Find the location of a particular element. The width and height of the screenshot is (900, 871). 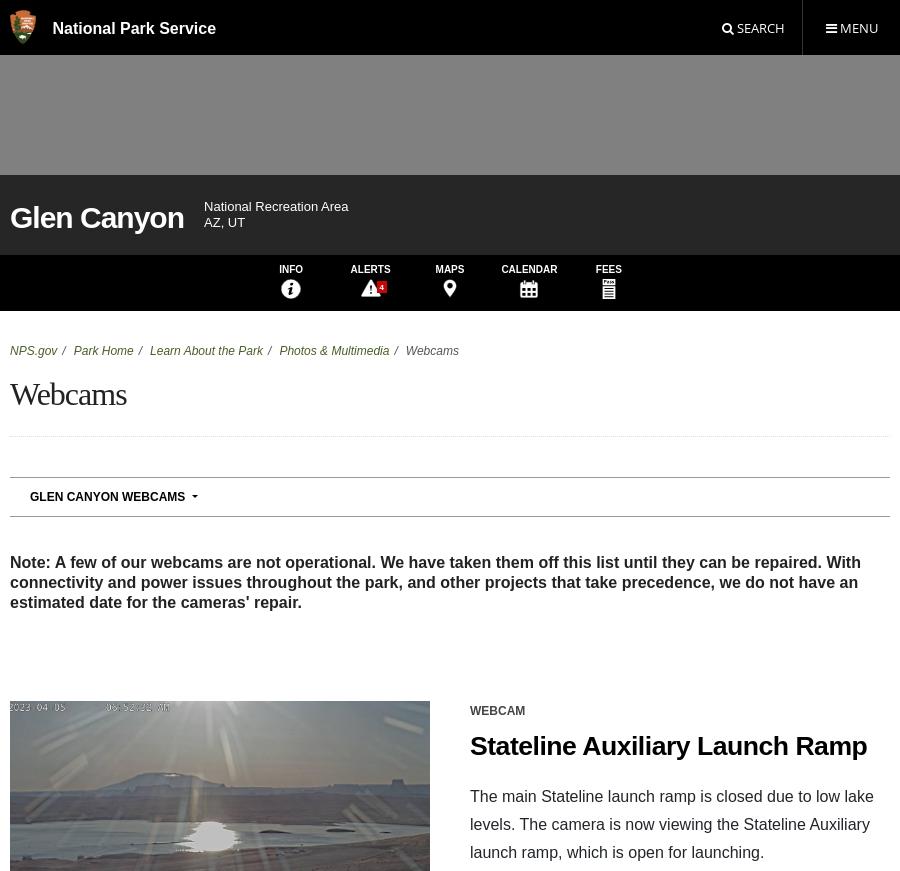

'FAQ' is located at coordinates (494, 756).